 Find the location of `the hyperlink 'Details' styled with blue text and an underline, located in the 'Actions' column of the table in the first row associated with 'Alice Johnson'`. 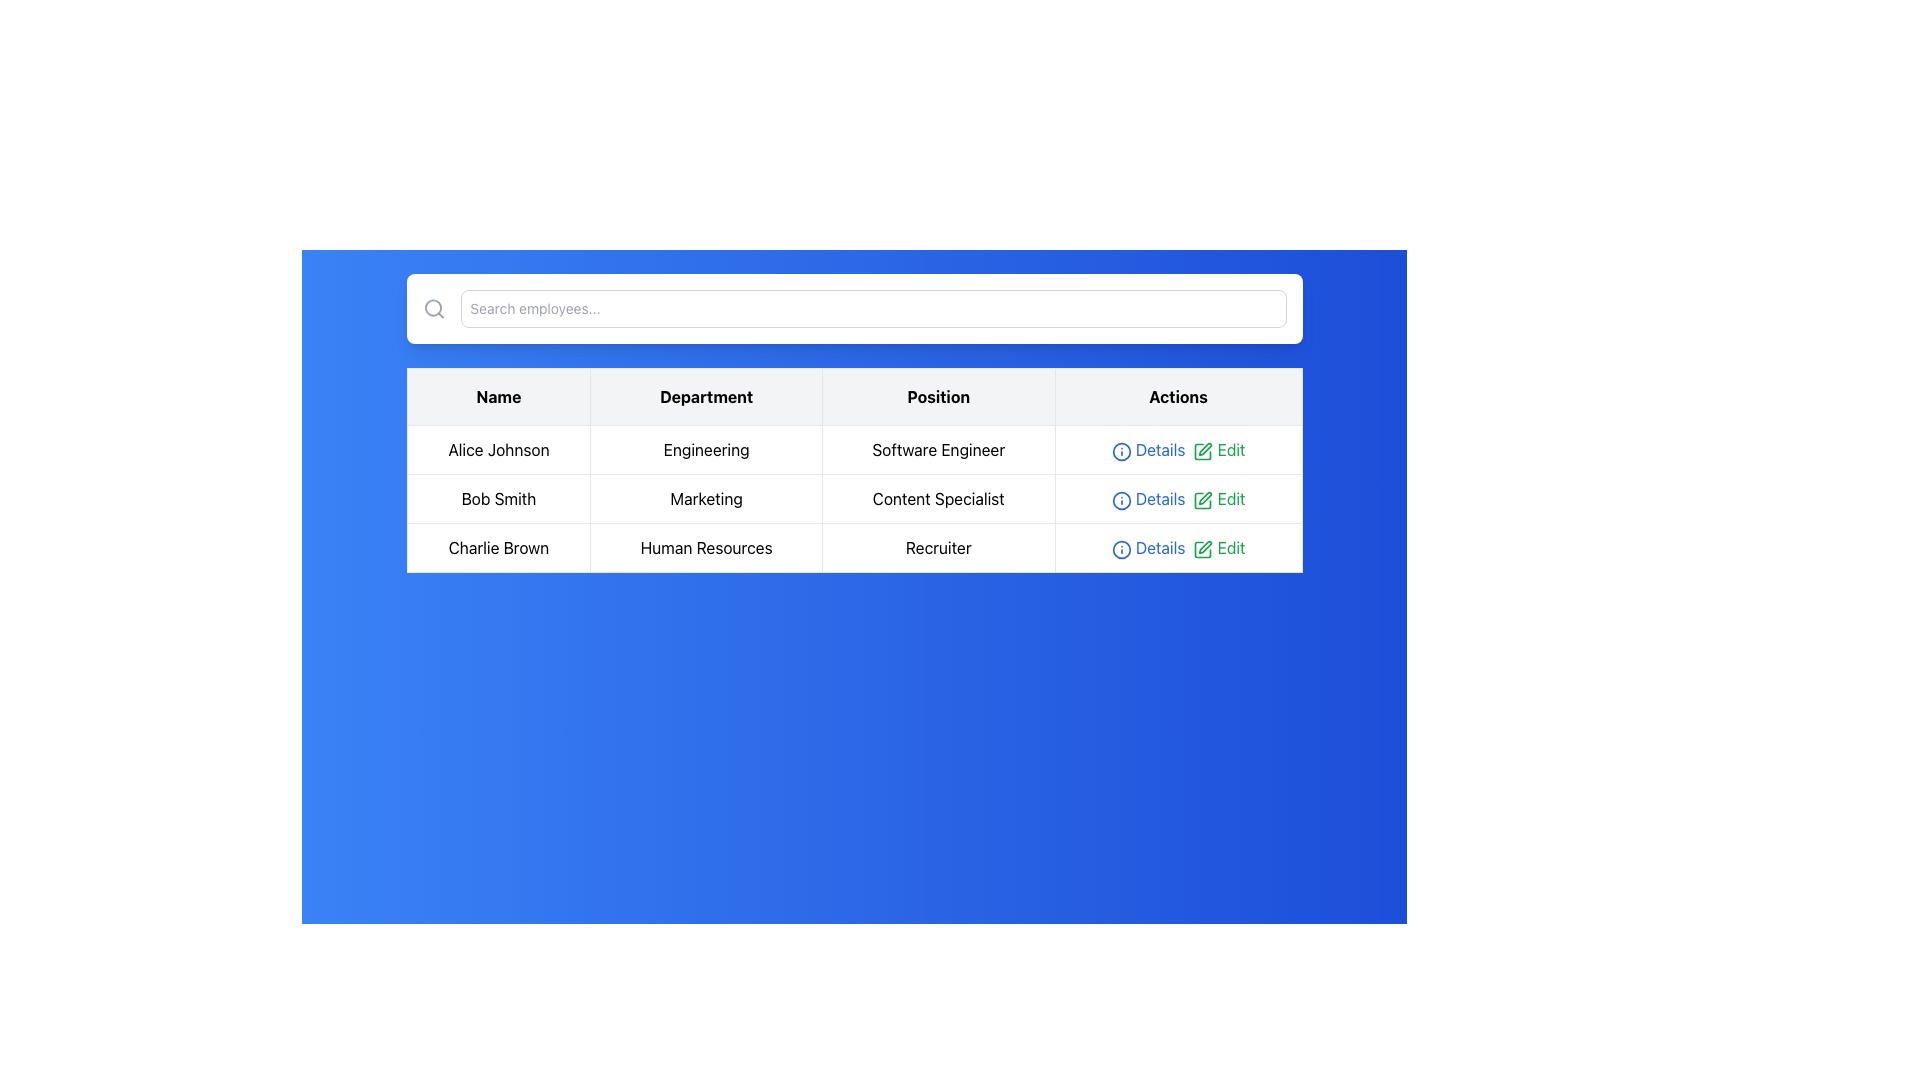

the hyperlink 'Details' styled with blue text and an underline, located in the 'Actions' column of the table in the first row associated with 'Alice Johnson' is located at coordinates (1148, 450).